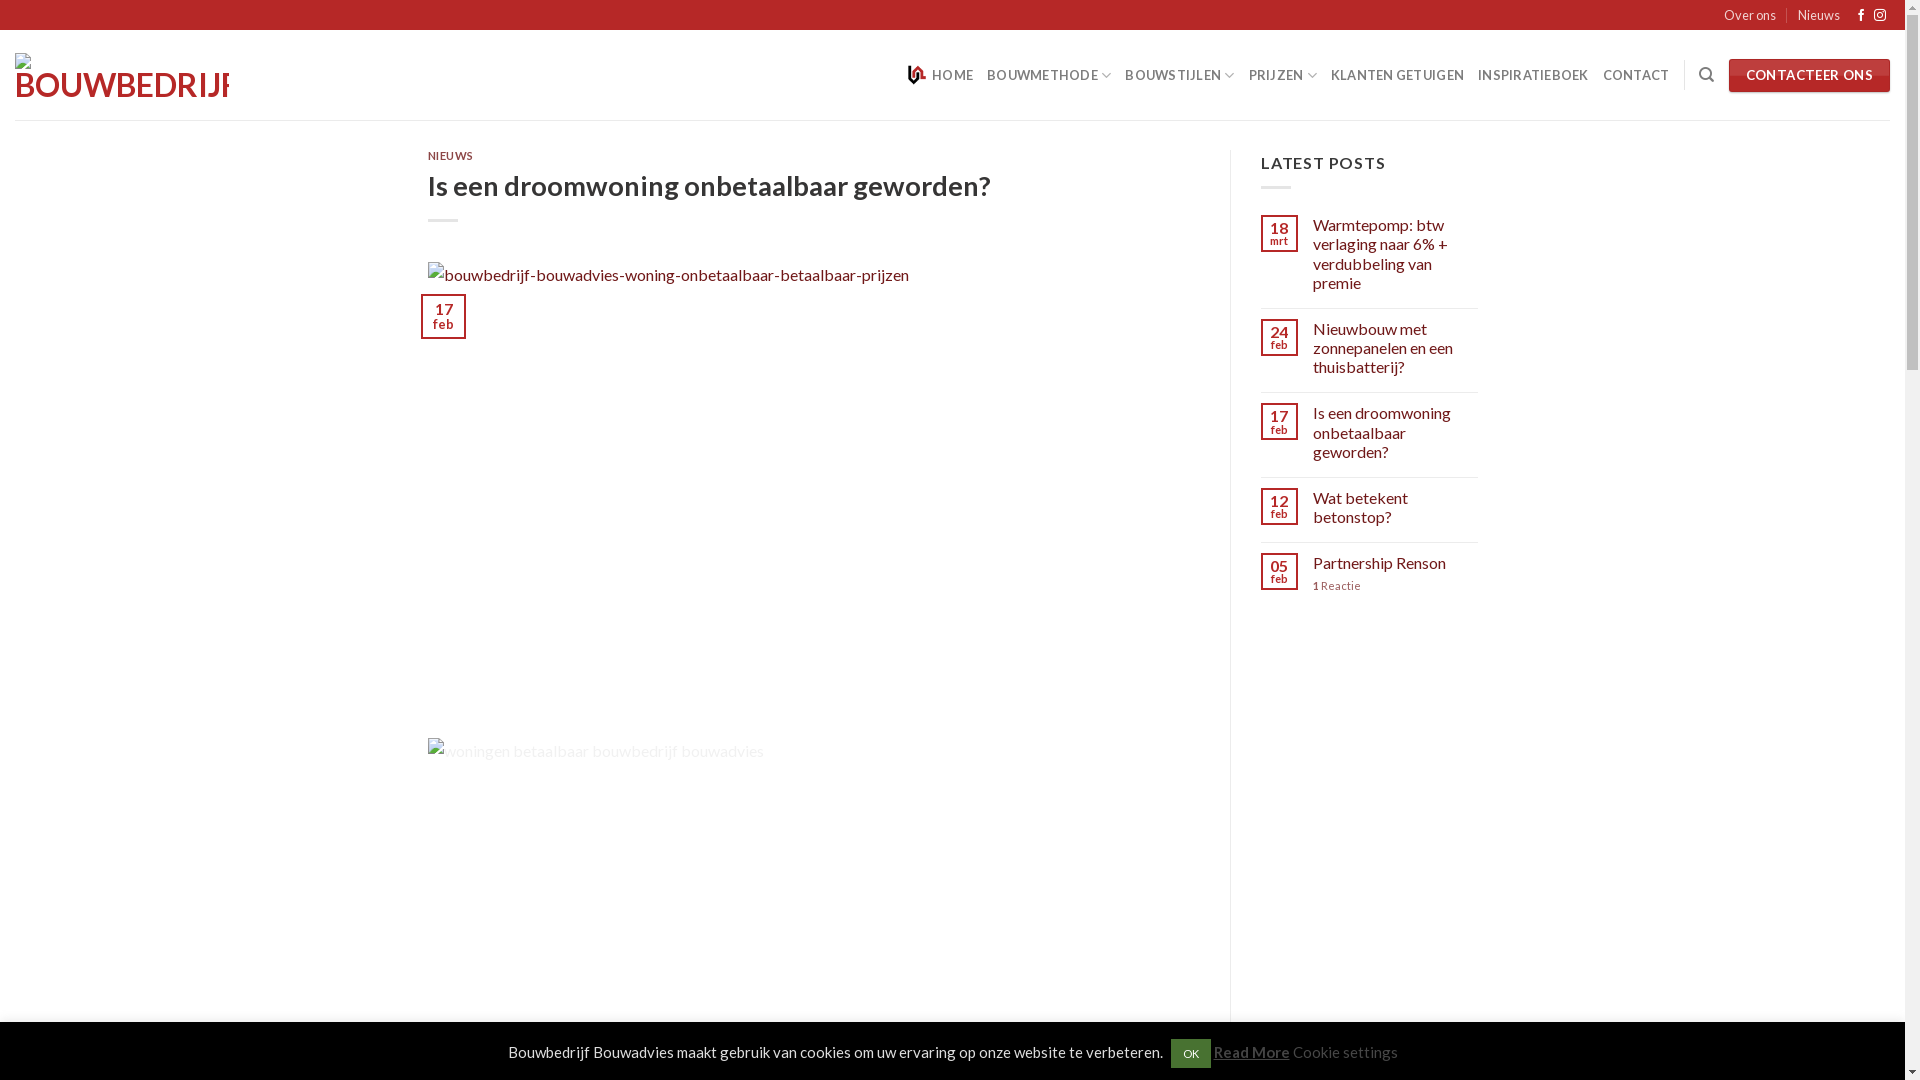  Describe the element at coordinates (1636, 73) in the screenshot. I see `'CONTACT'` at that location.